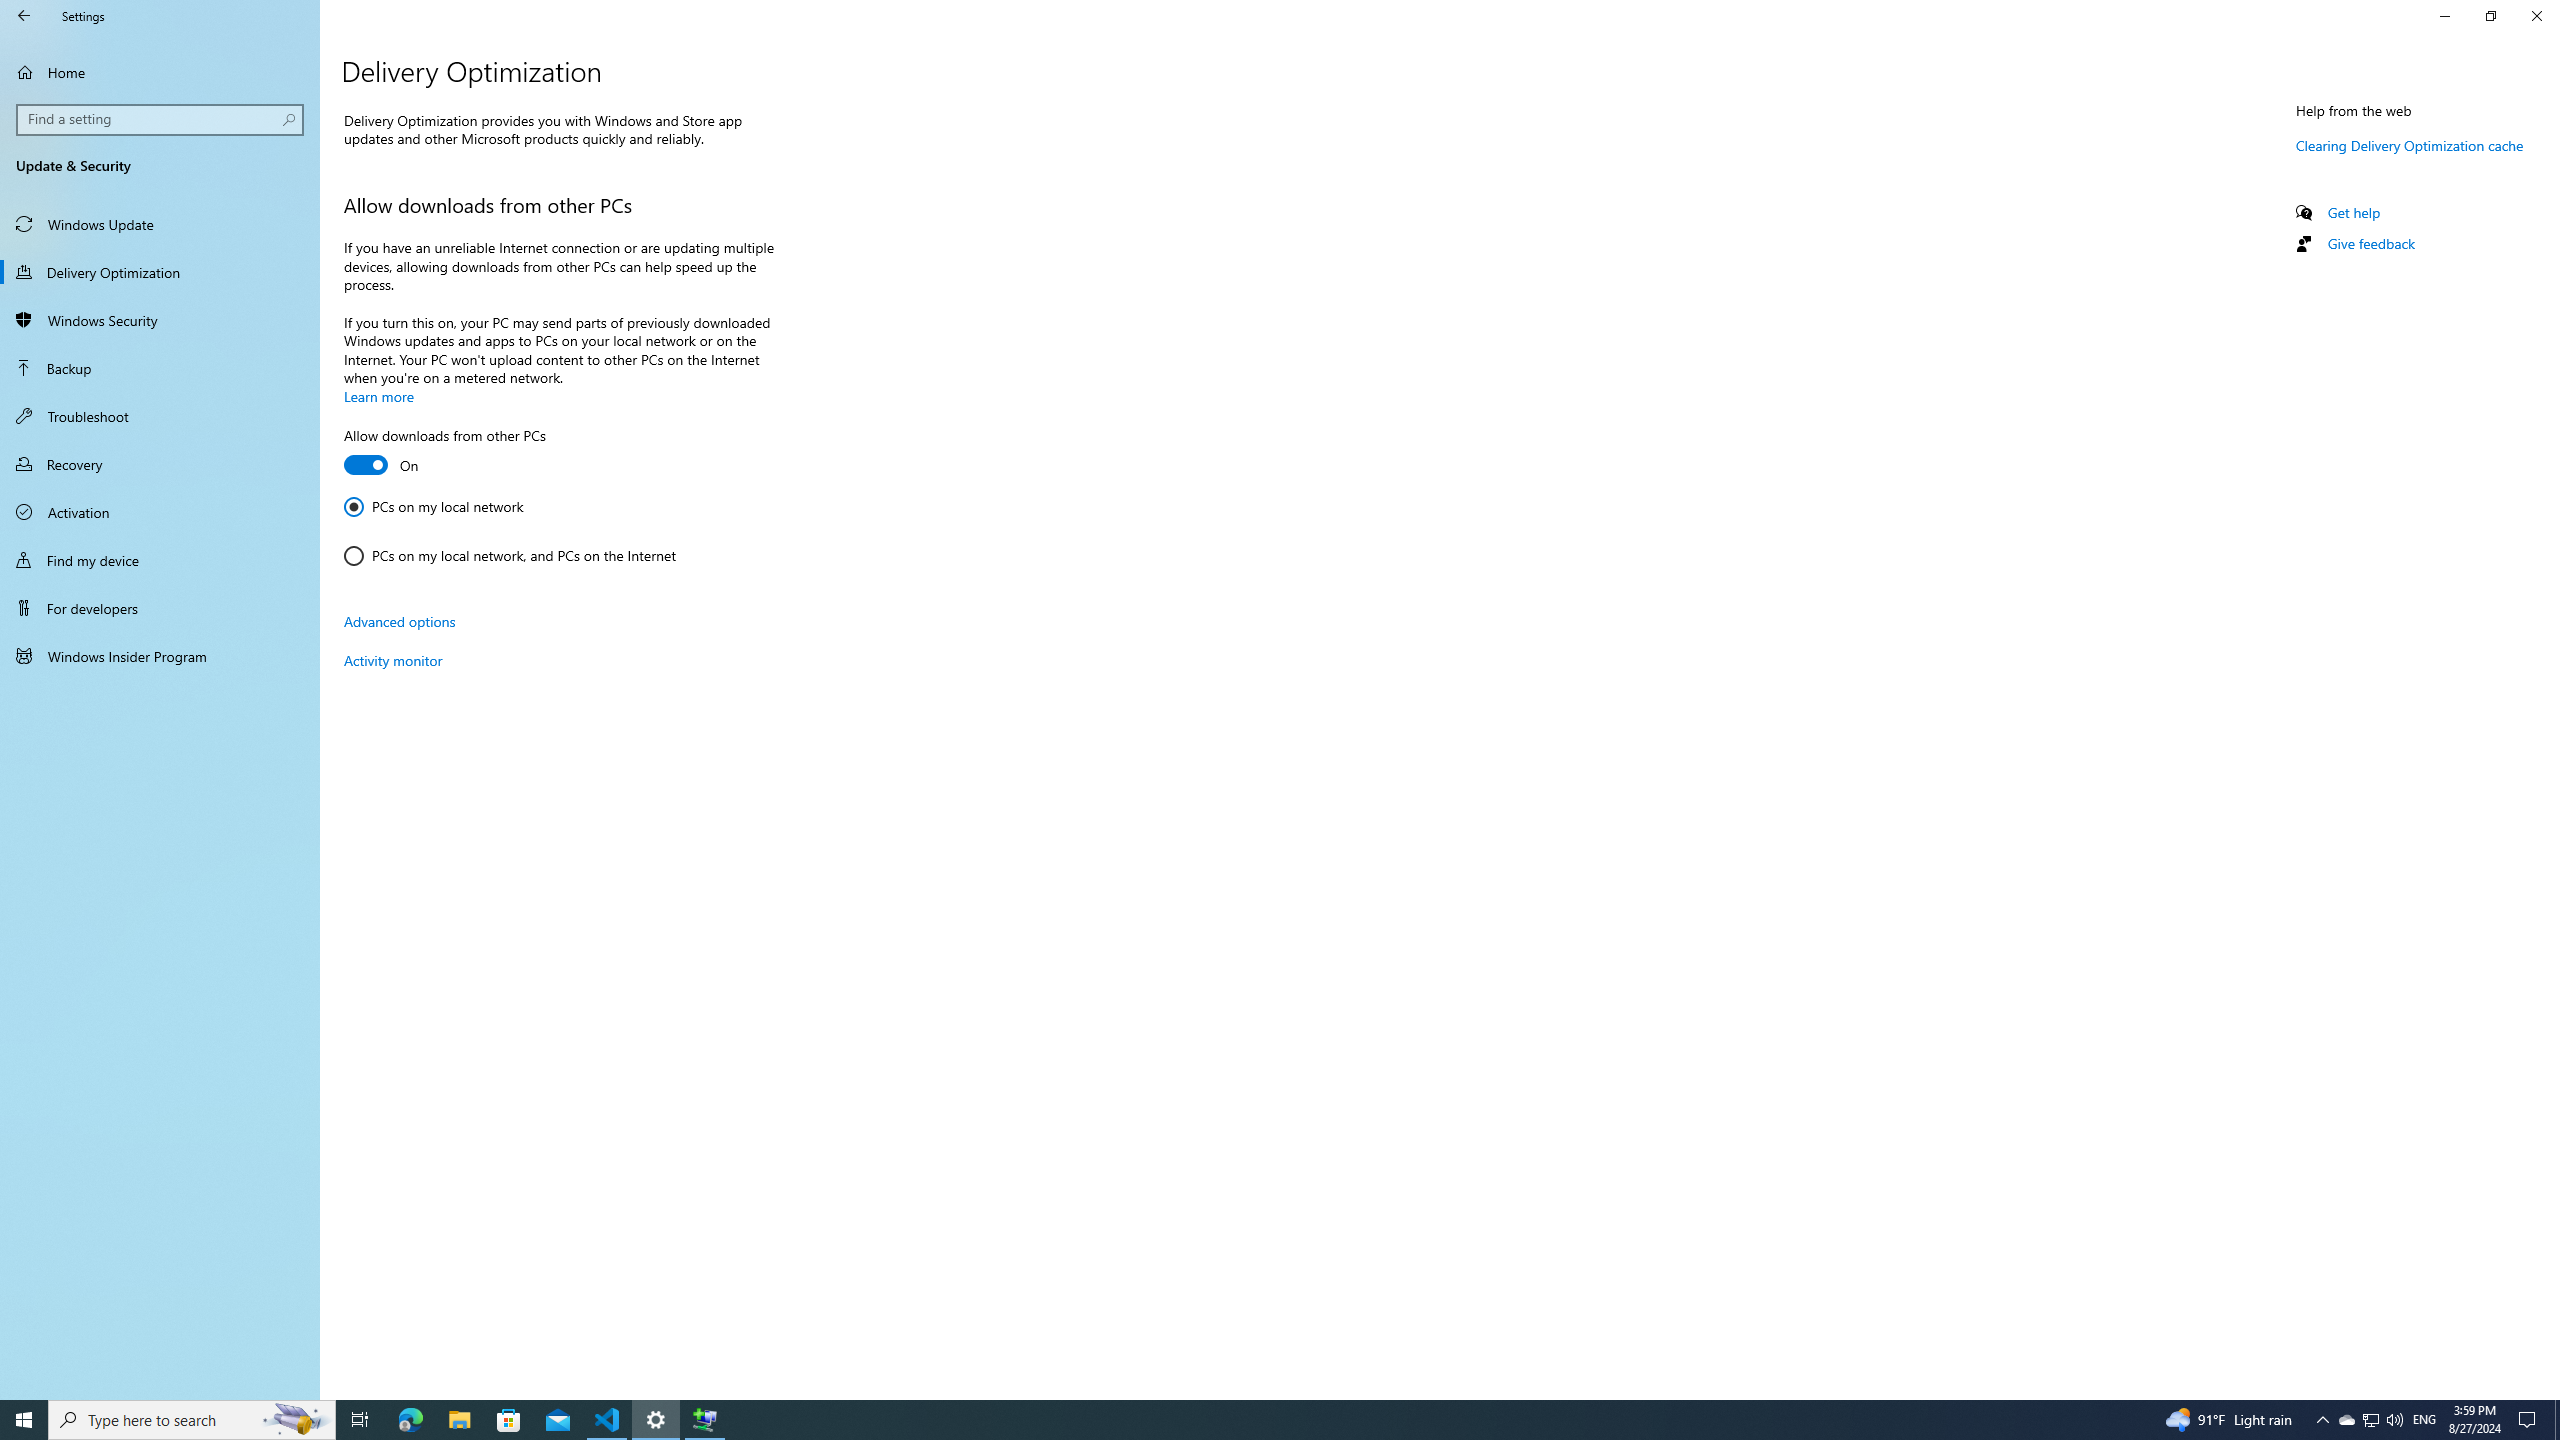 This screenshot has width=2560, height=1440. Describe the element at coordinates (432, 505) in the screenshot. I see `'PCs on my local network'` at that location.